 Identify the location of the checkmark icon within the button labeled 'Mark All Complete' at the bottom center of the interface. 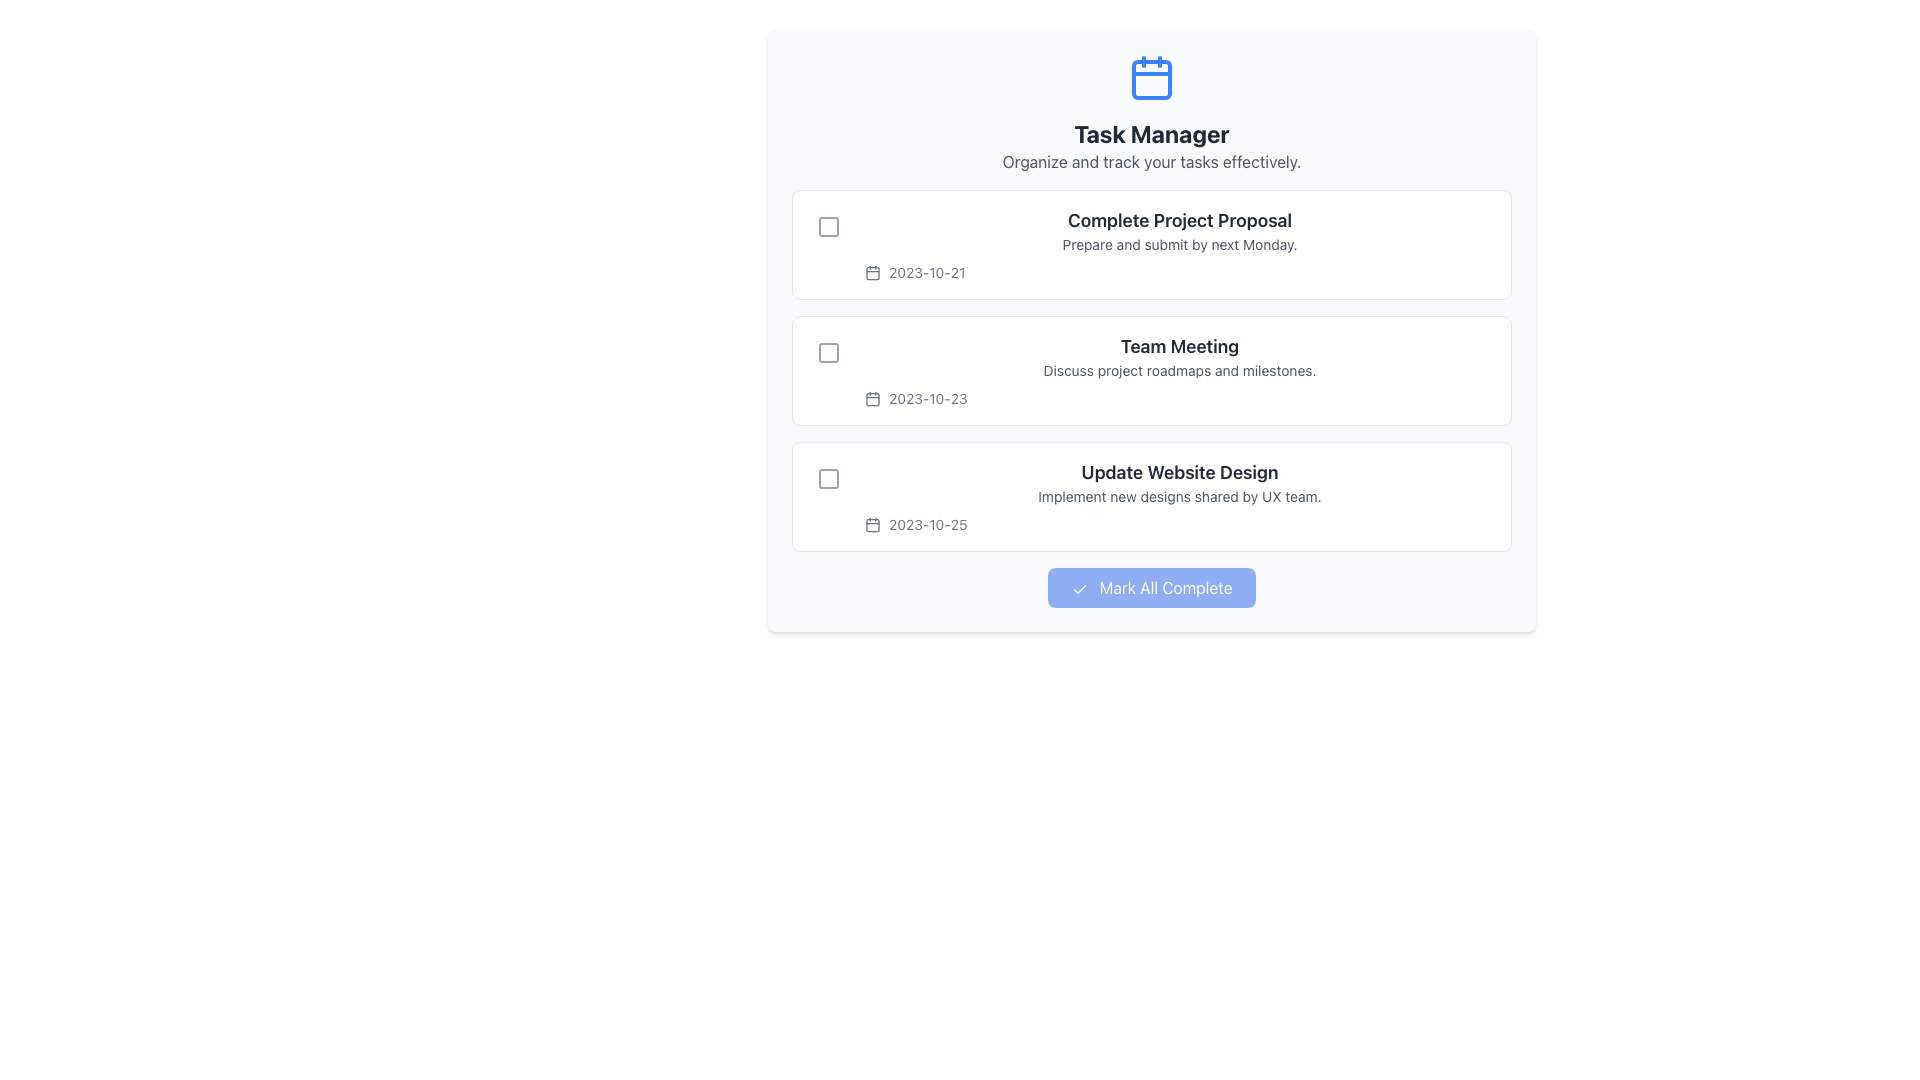
(1078, 588).